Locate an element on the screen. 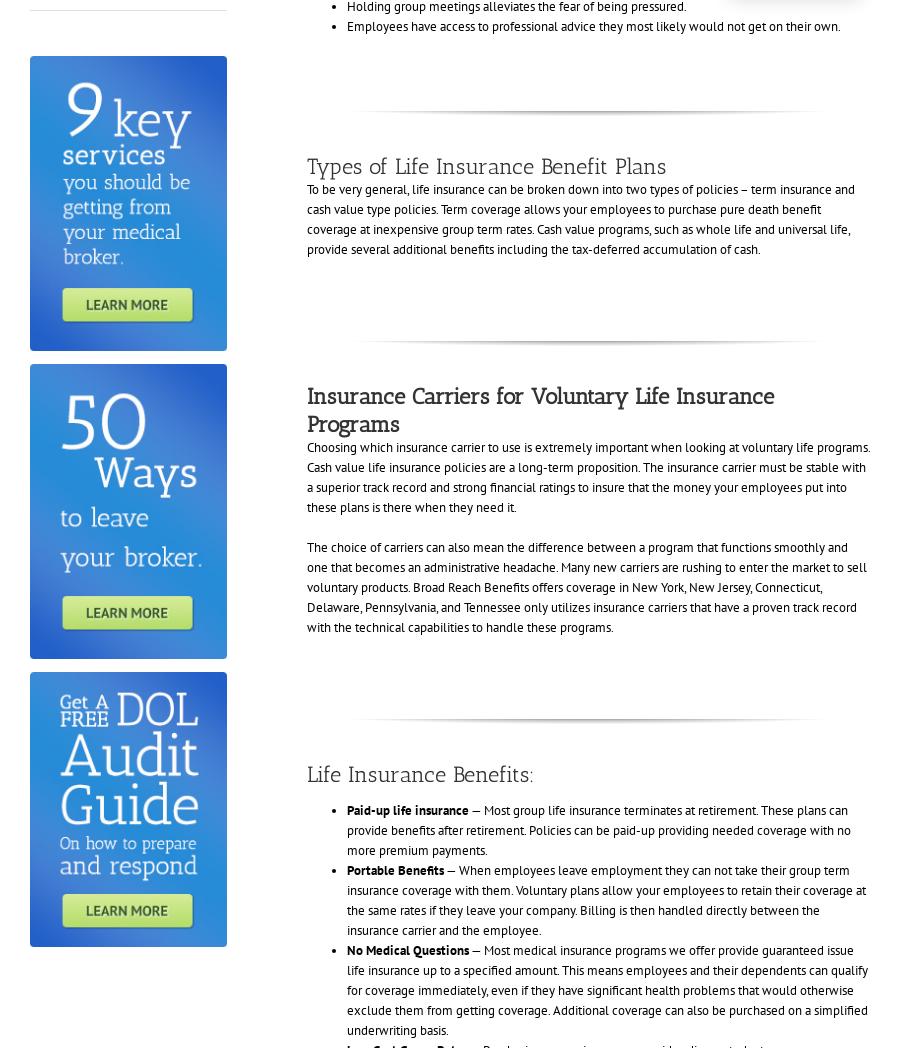  'Paid-up life insurance' is located at coordinates (406, 808).